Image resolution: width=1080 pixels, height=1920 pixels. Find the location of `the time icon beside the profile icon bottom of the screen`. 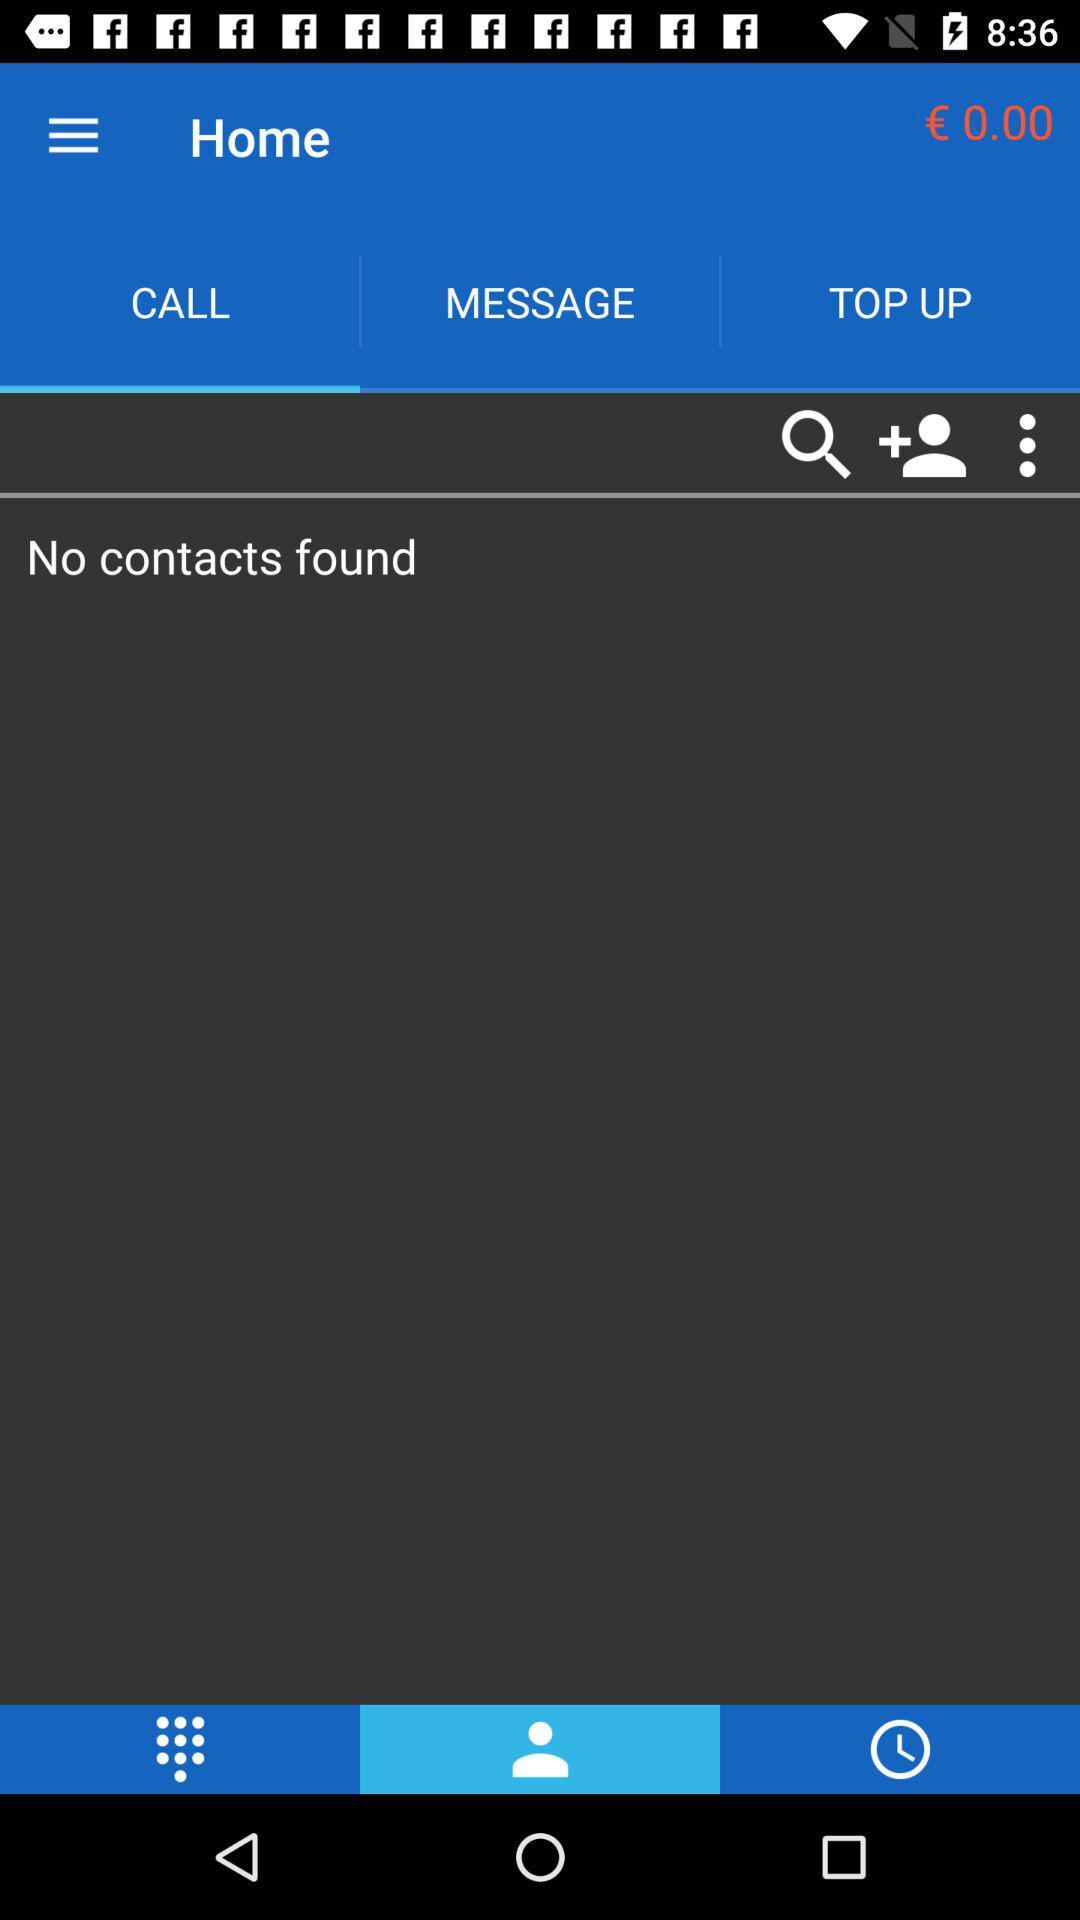

the time icon beside the profile icon bottom of the screen is located at coordinates (898, 1748).